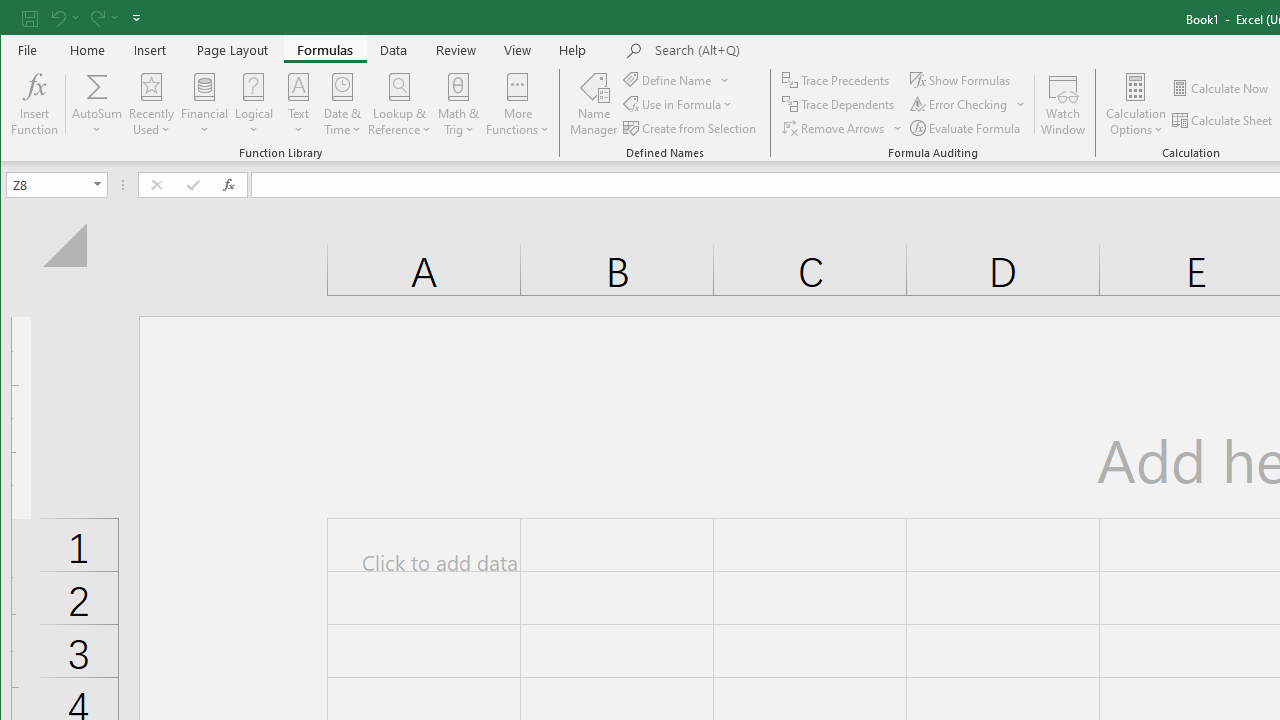 Image resolution: width=1280 pixels, height=720 pixels. What do you see at coordinates (668, 79) in the screenshot?
I see `'Define Name...'` at bounding box center [668, 79].